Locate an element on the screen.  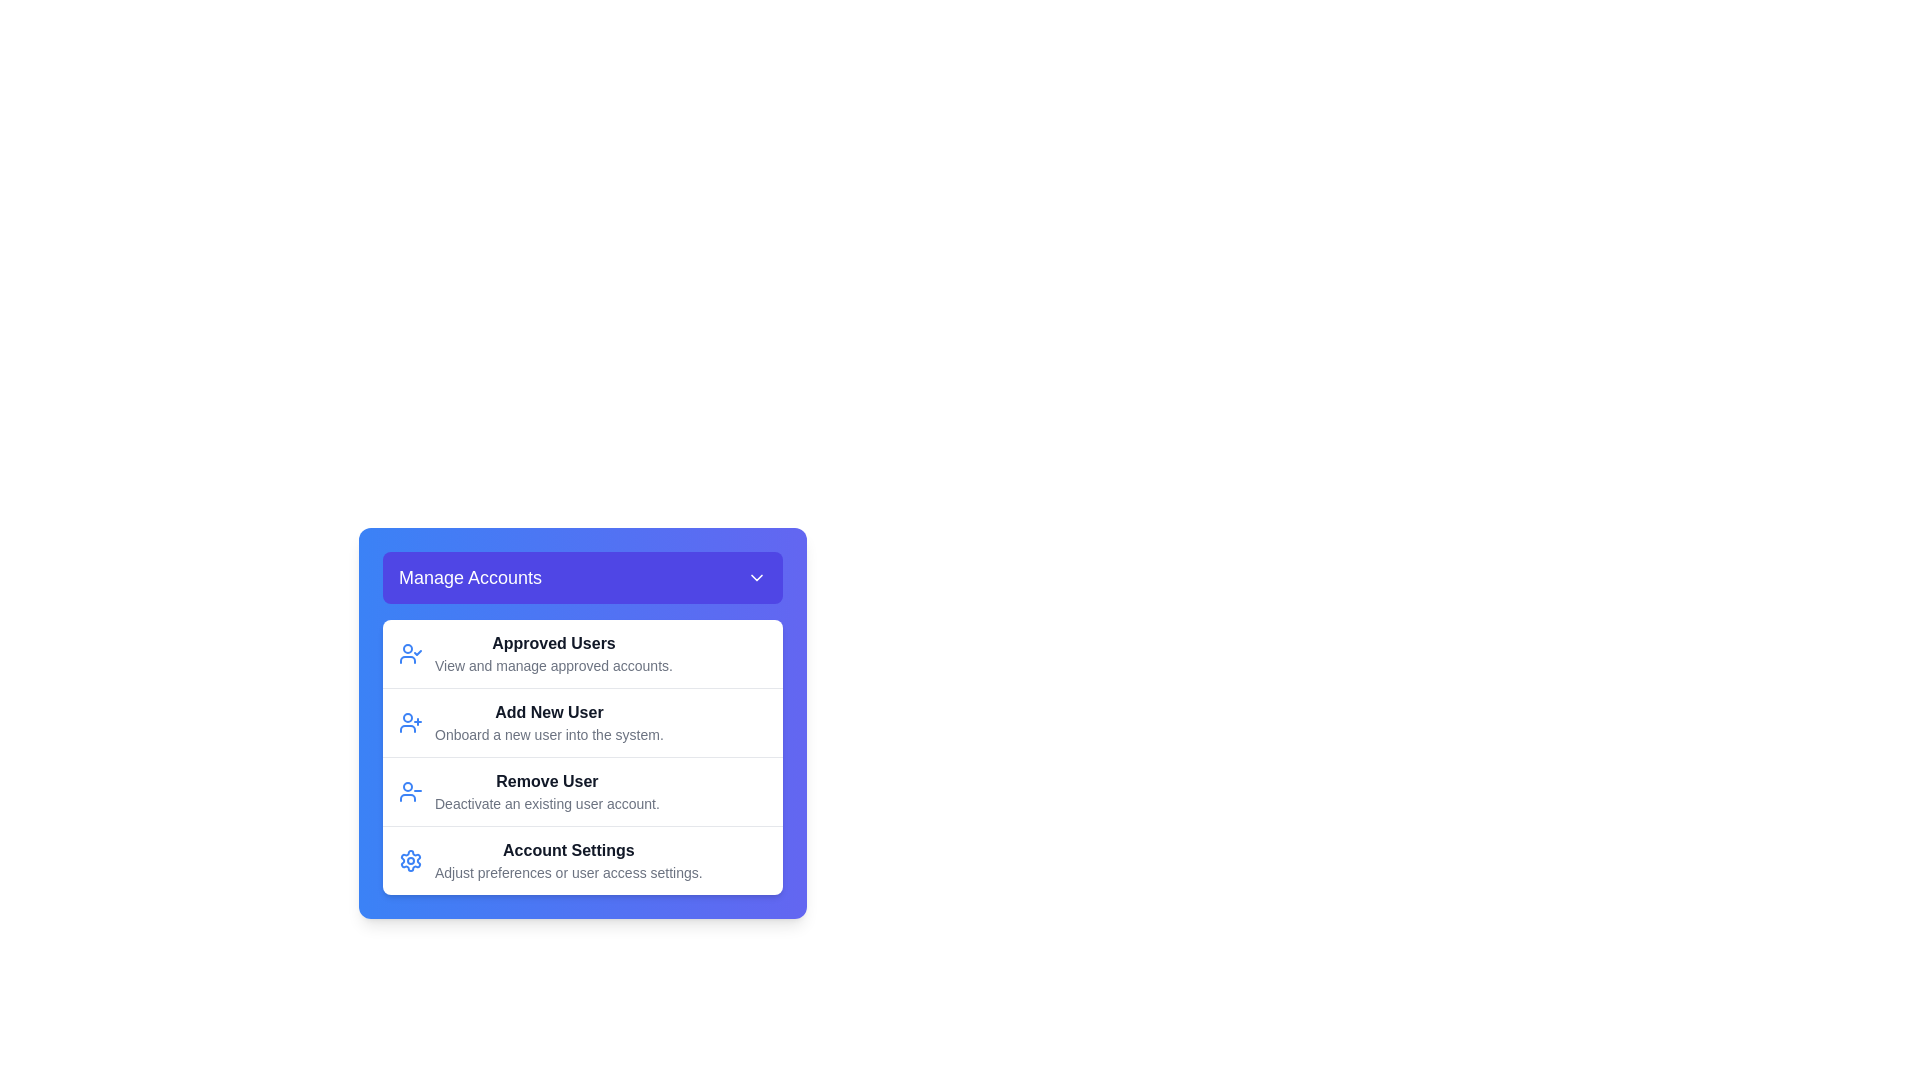
additional details provided by the static text in the 'Approved Users' section, which is located immediately below its header in the 'Manage Accounts' section is located at coordinates (553, 666).